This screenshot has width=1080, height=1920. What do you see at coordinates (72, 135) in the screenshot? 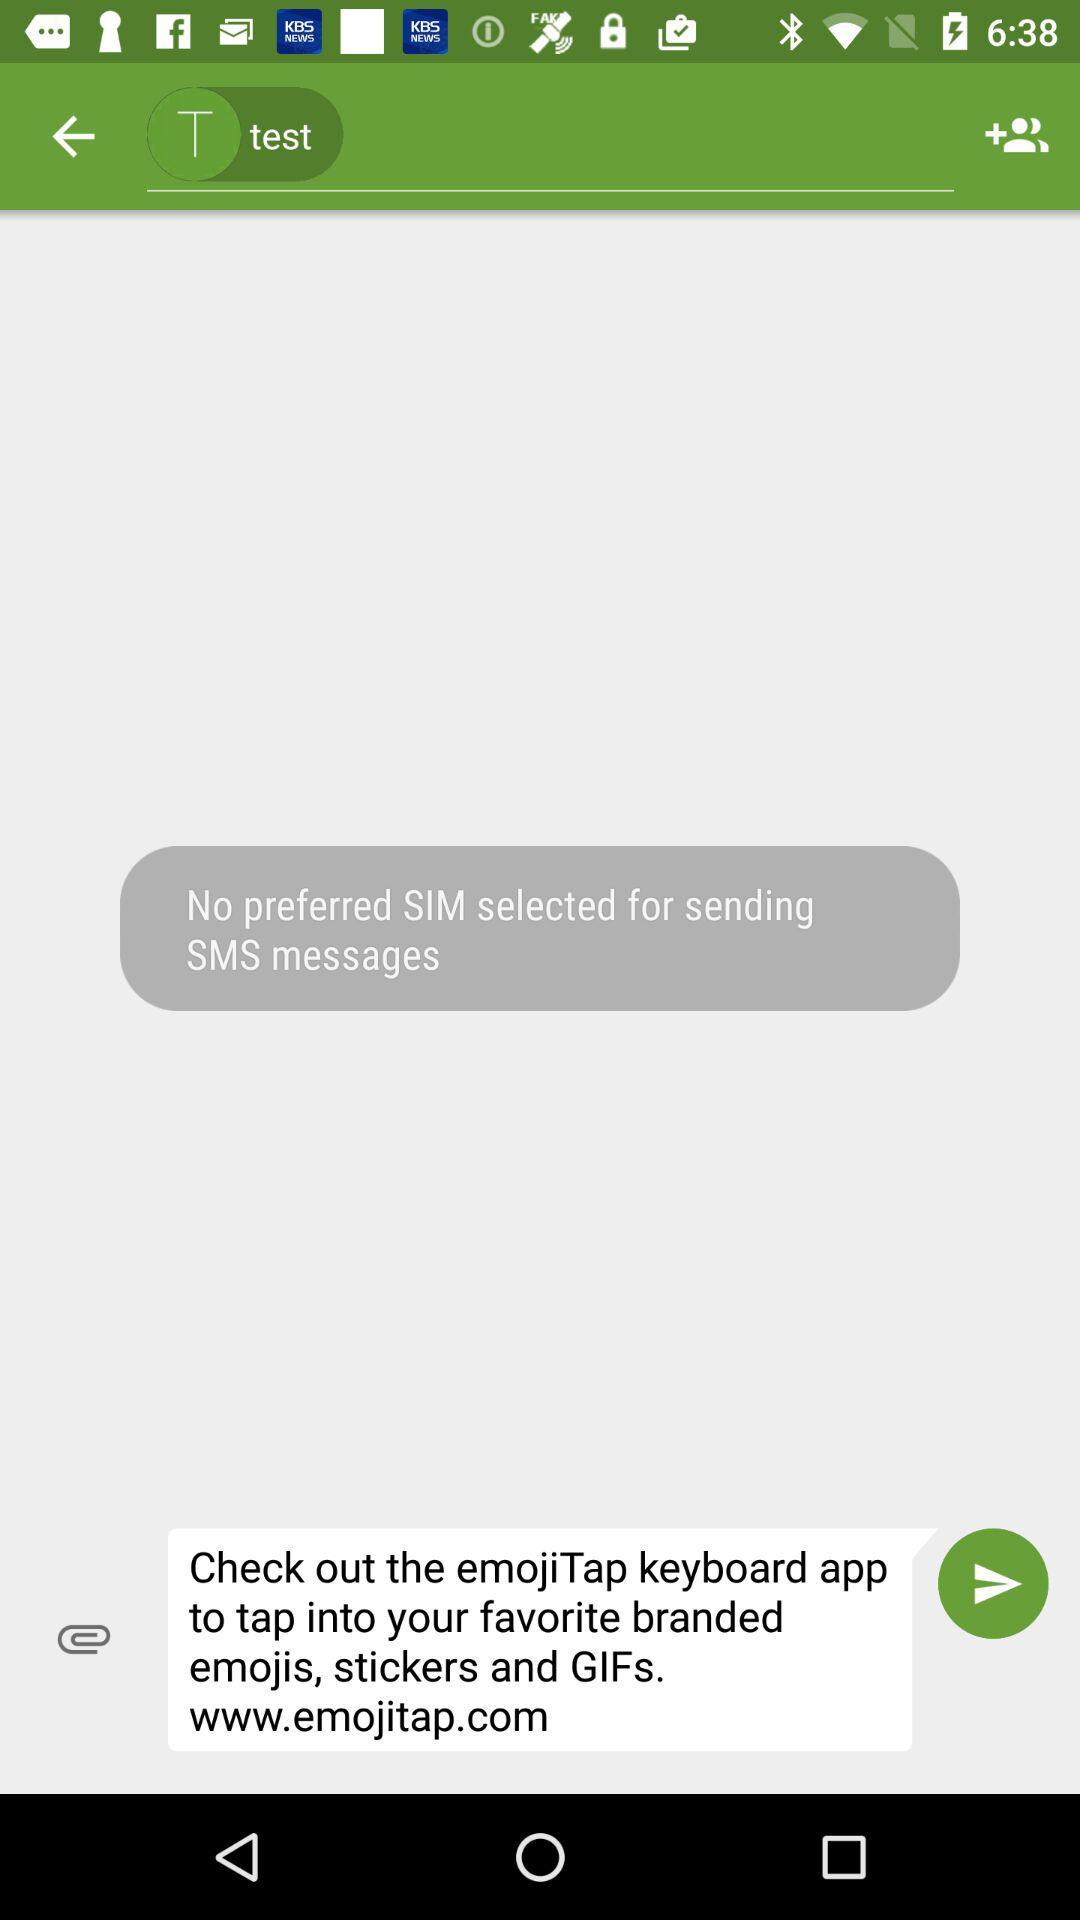
I see `item at the top left corner` at bounding box center [72, 135].